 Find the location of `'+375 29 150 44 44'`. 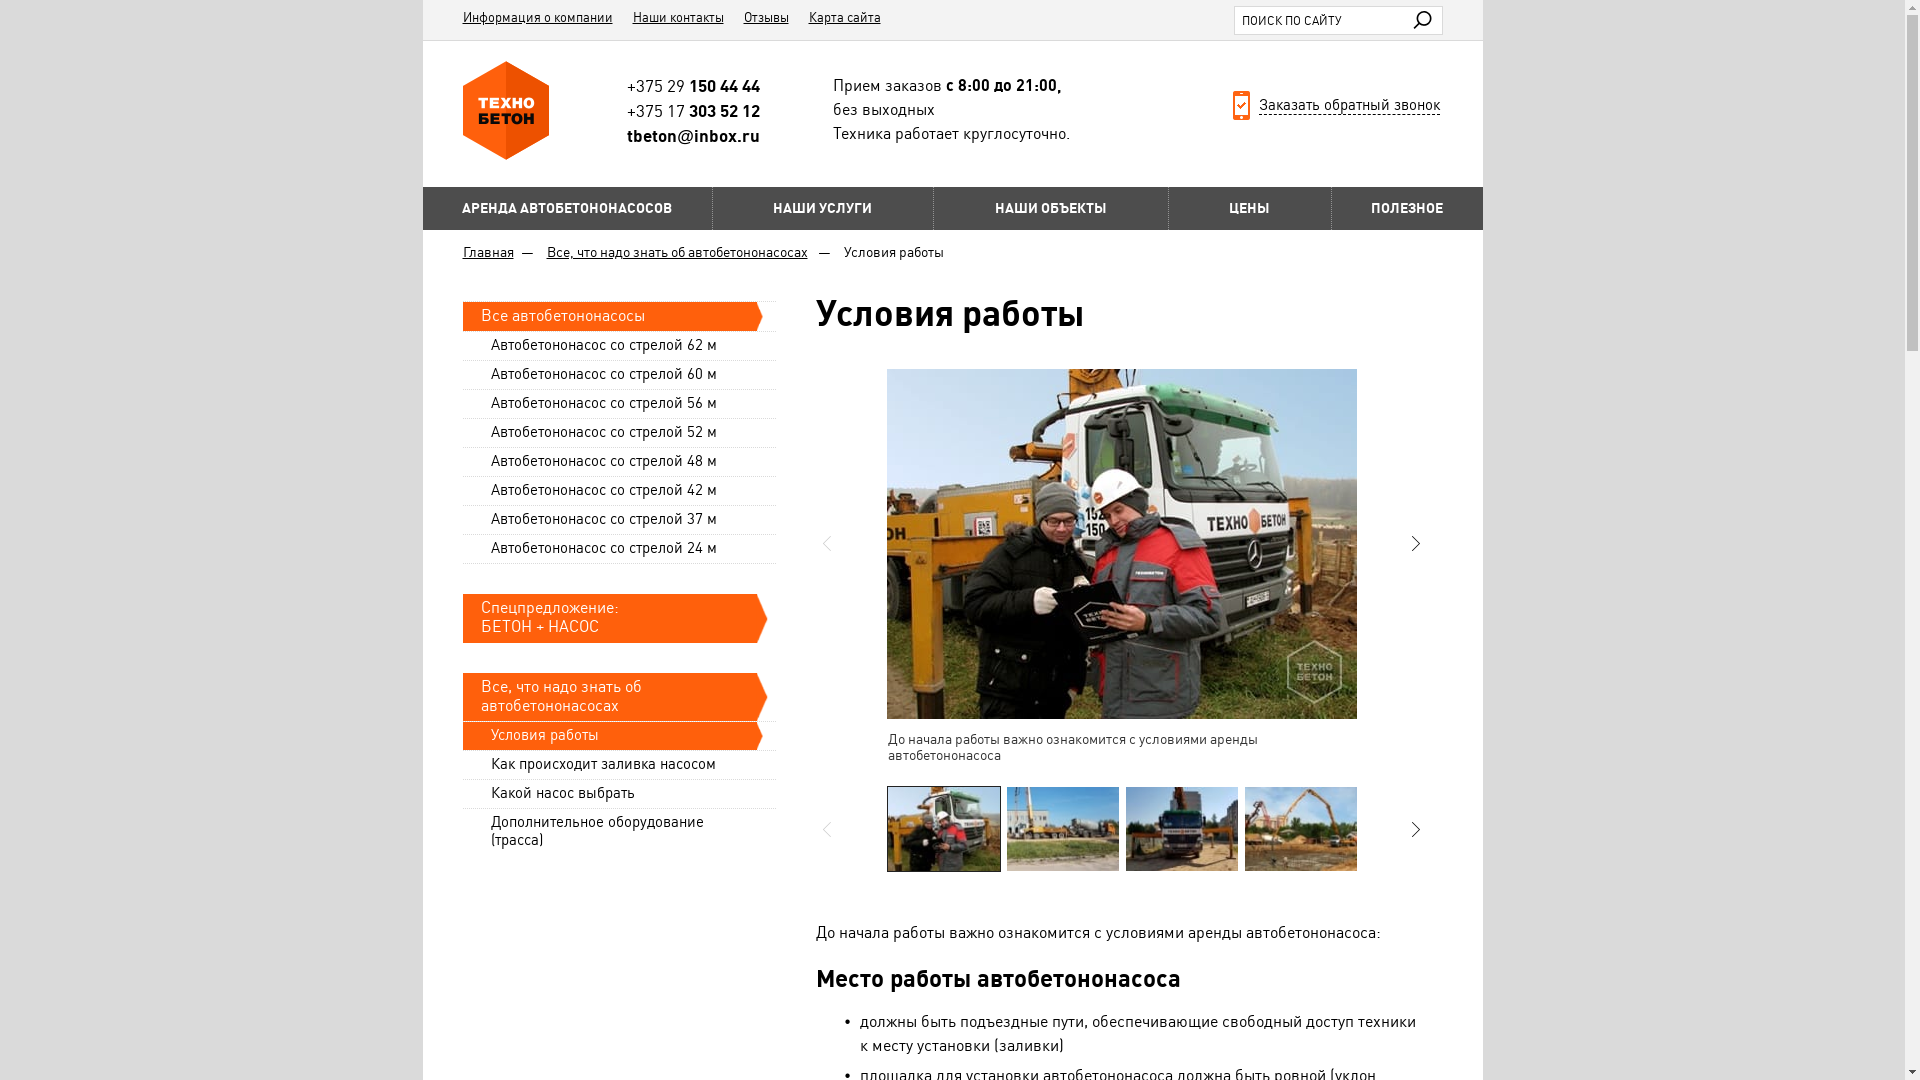

'+375 29 150 44 44' is located at coordinates (693, 84).